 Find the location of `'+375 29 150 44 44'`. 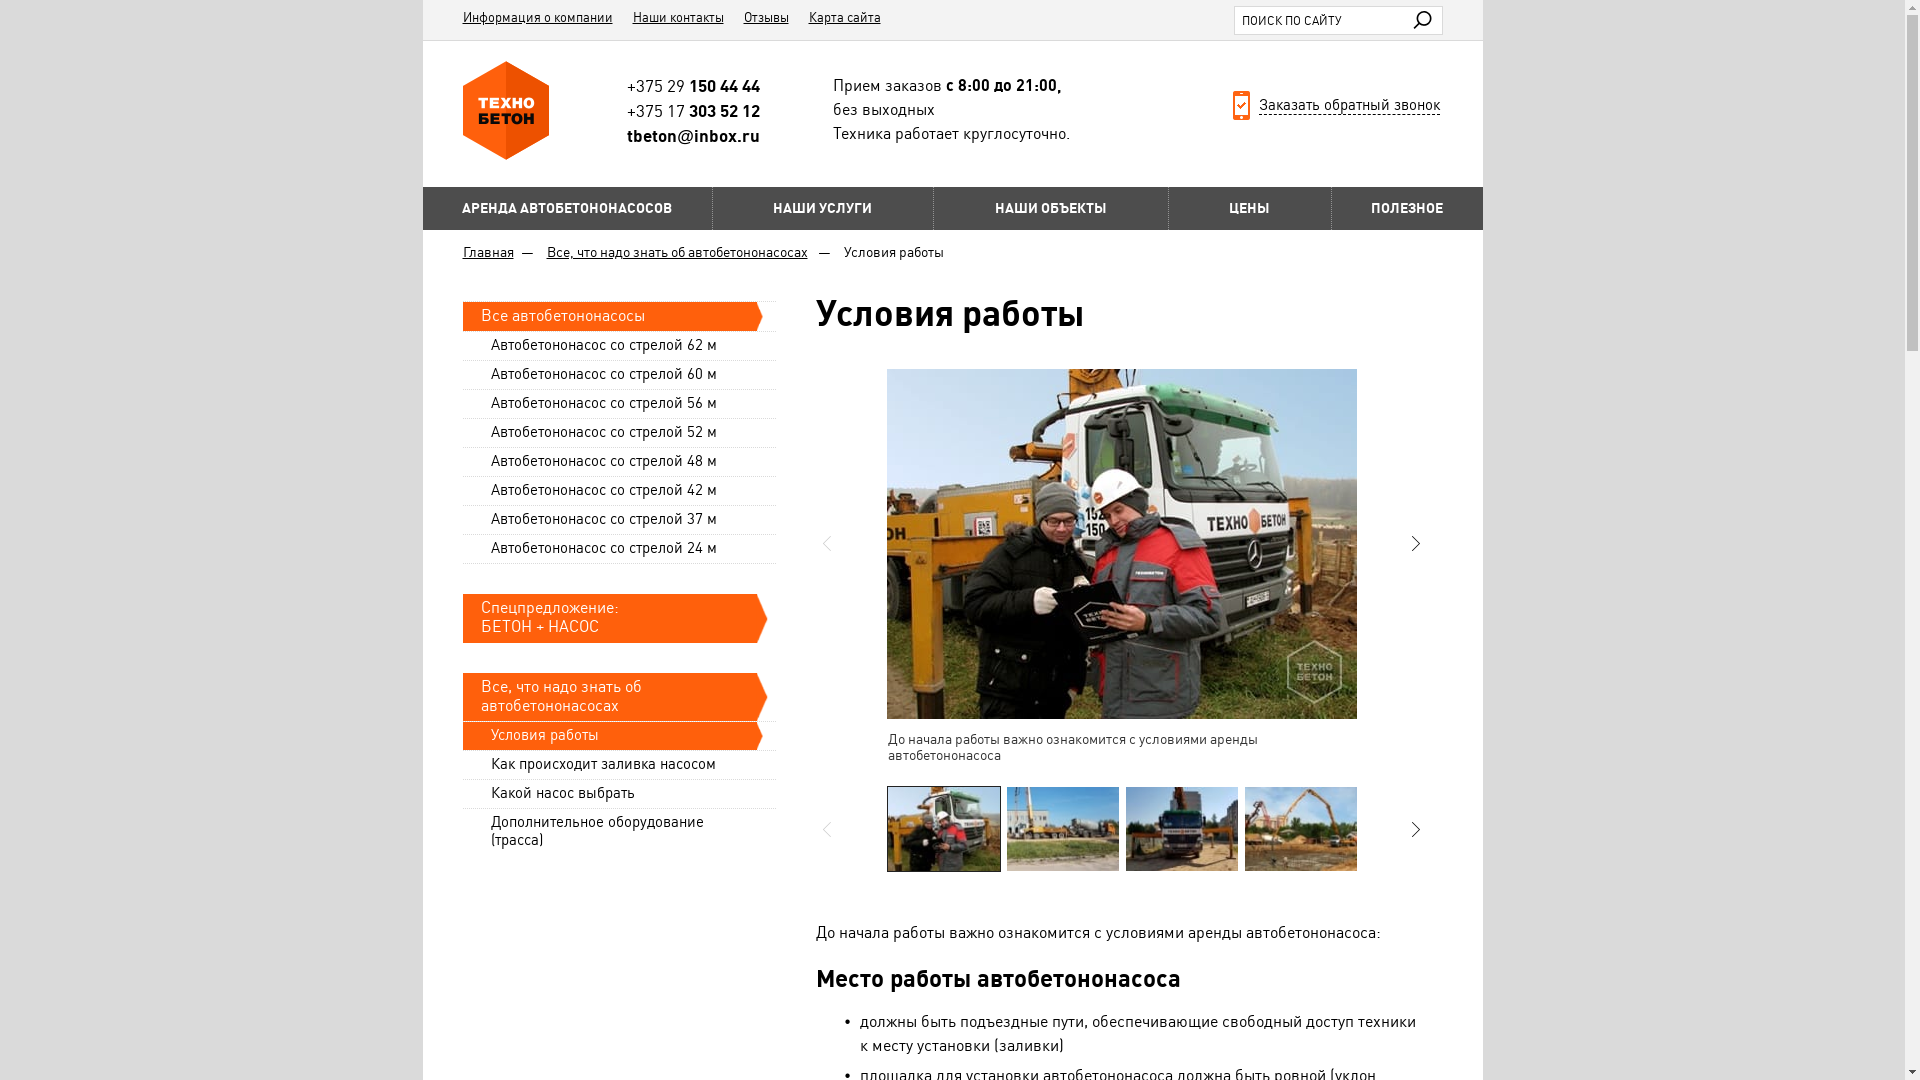

'+375 29 150 44 44' is located at coordinates (693, 84).